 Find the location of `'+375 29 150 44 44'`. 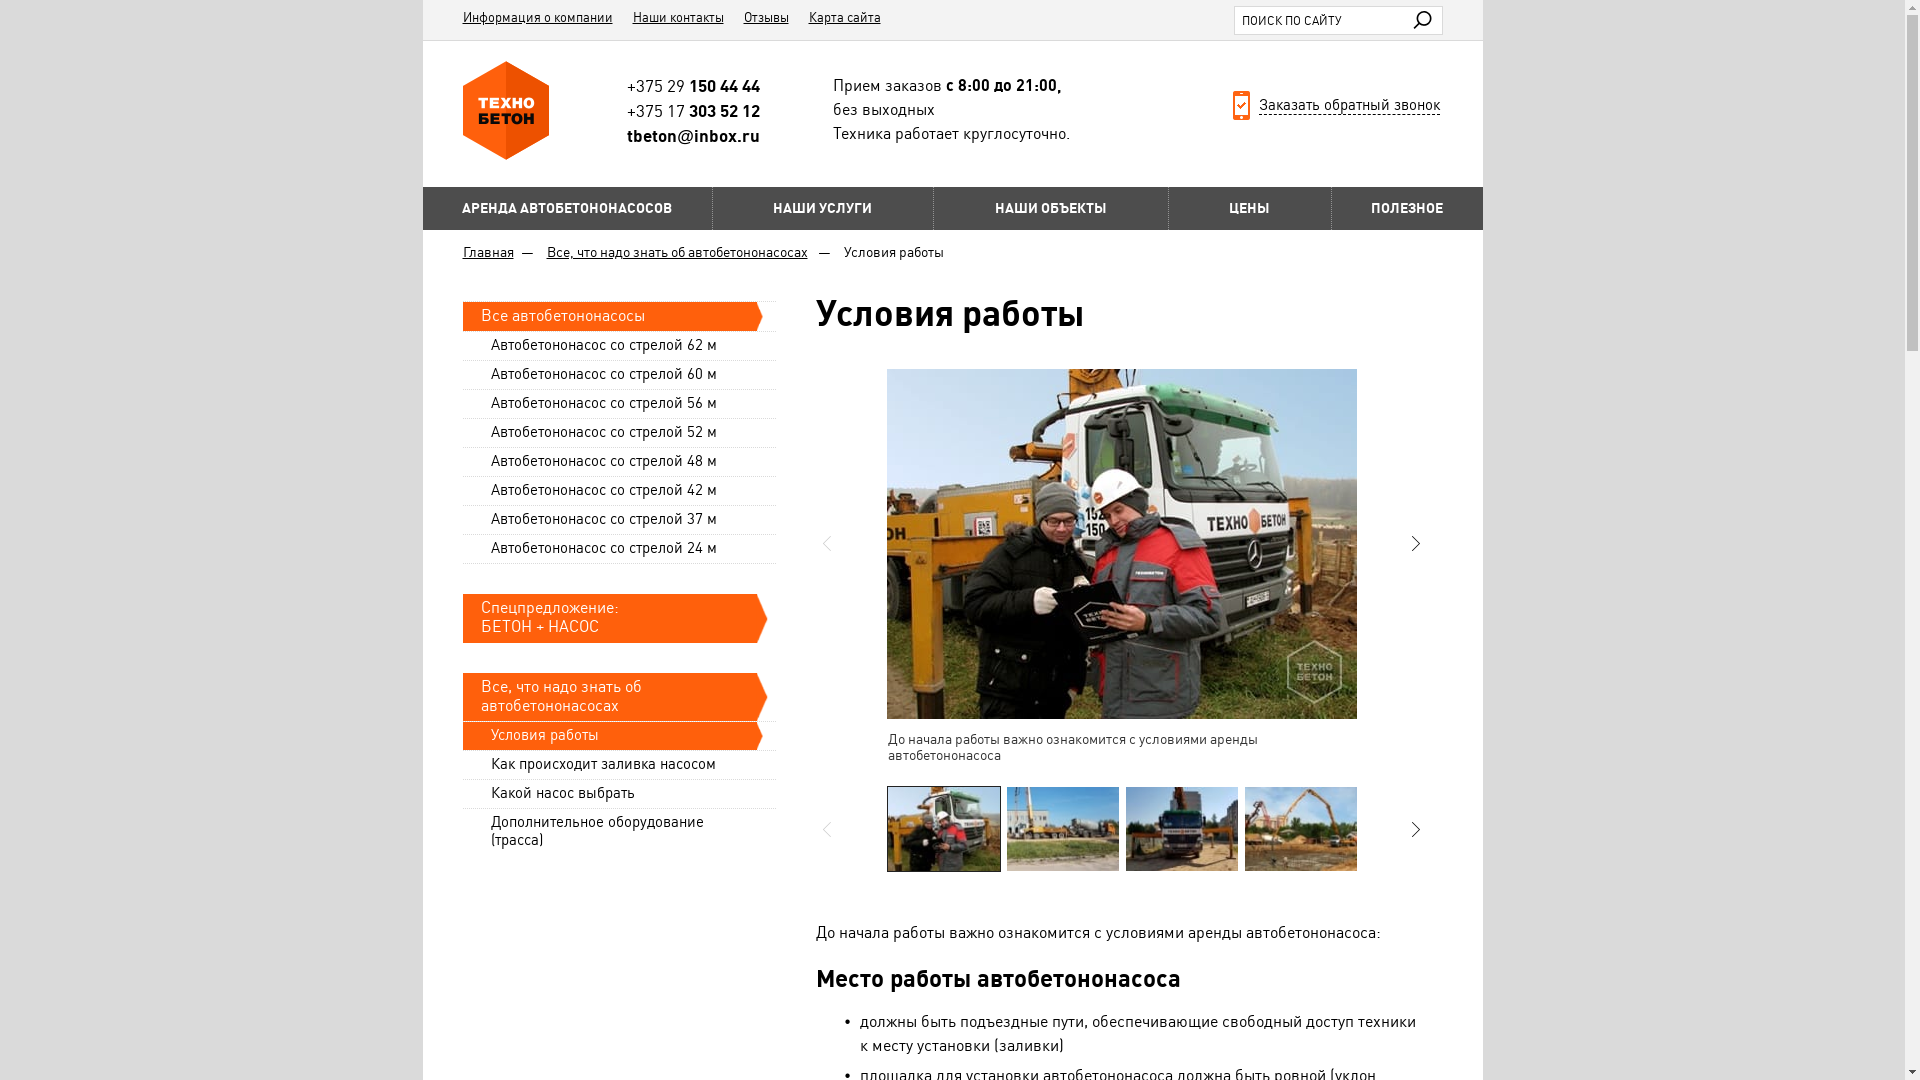

'+375 29 150 44 44' is located at coordinates (693, 84).